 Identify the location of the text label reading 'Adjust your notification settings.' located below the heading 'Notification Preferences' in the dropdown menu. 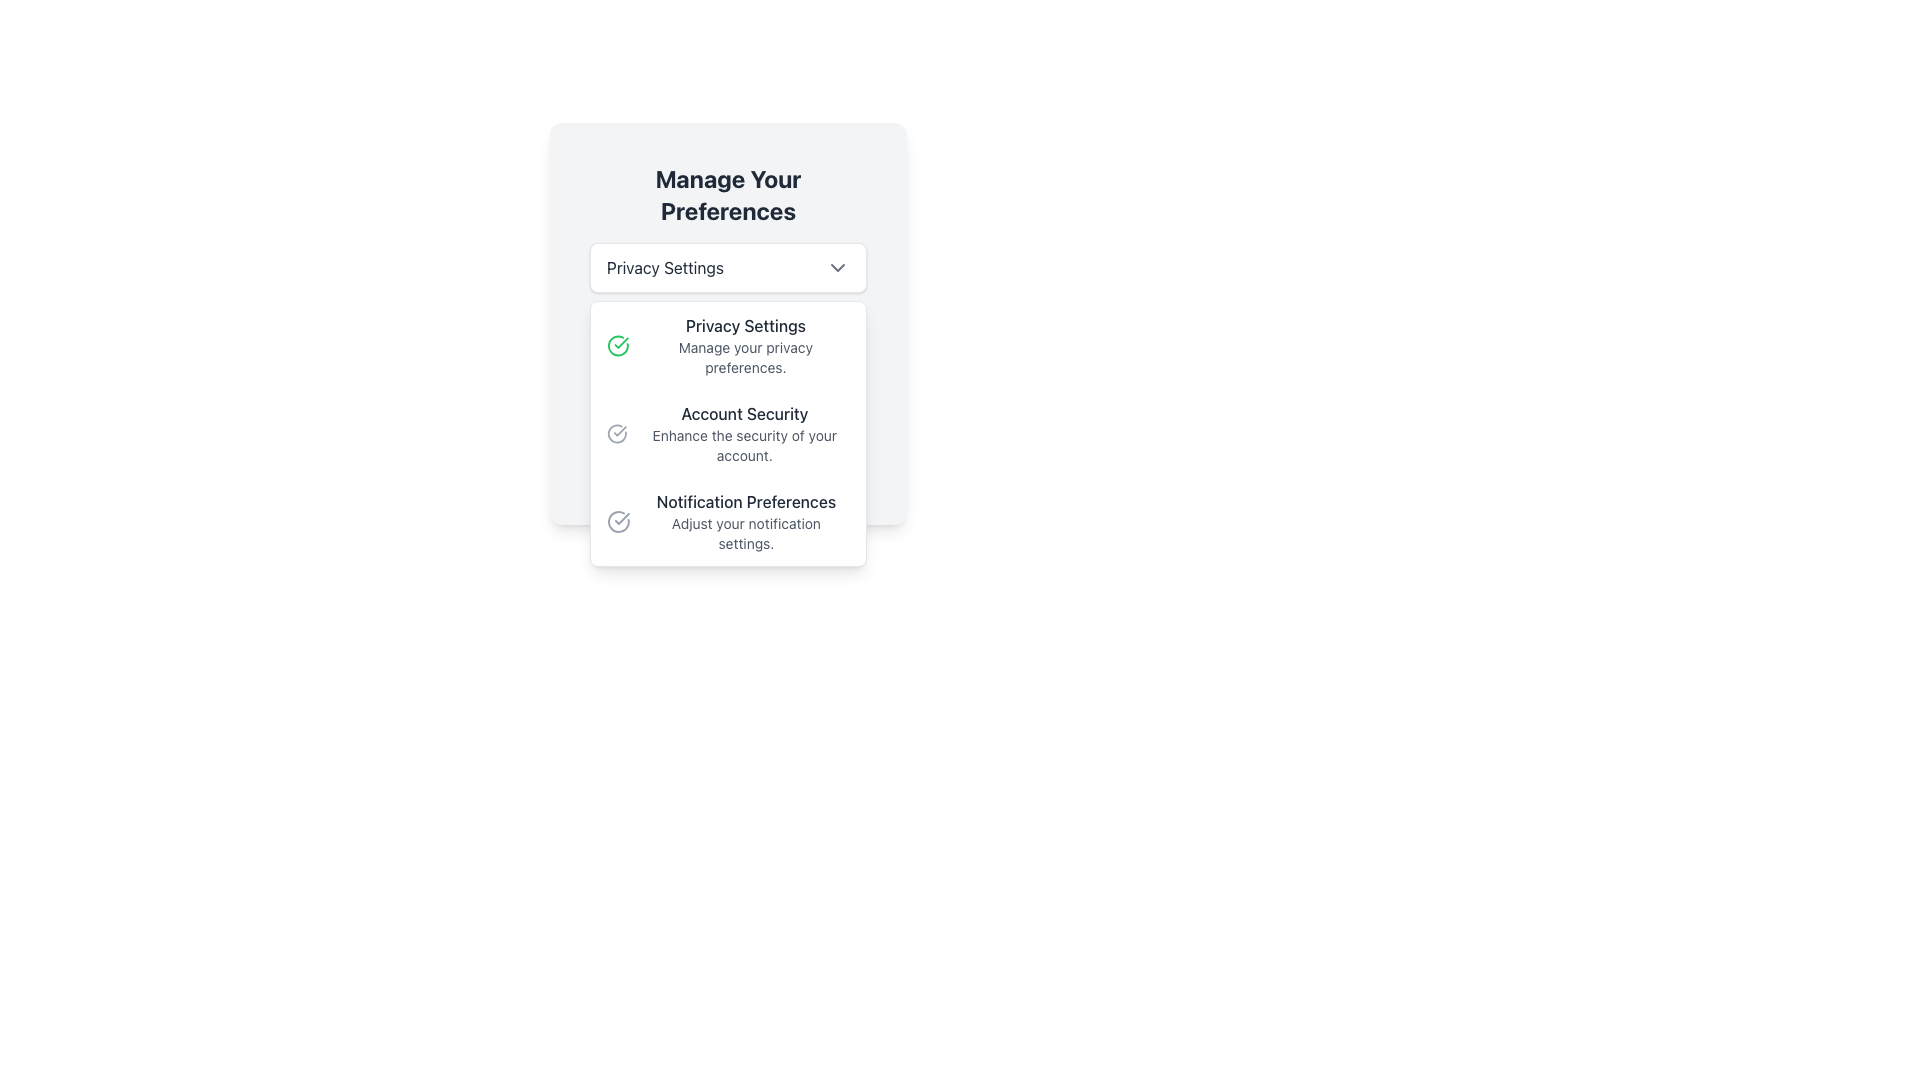
(745, 532).